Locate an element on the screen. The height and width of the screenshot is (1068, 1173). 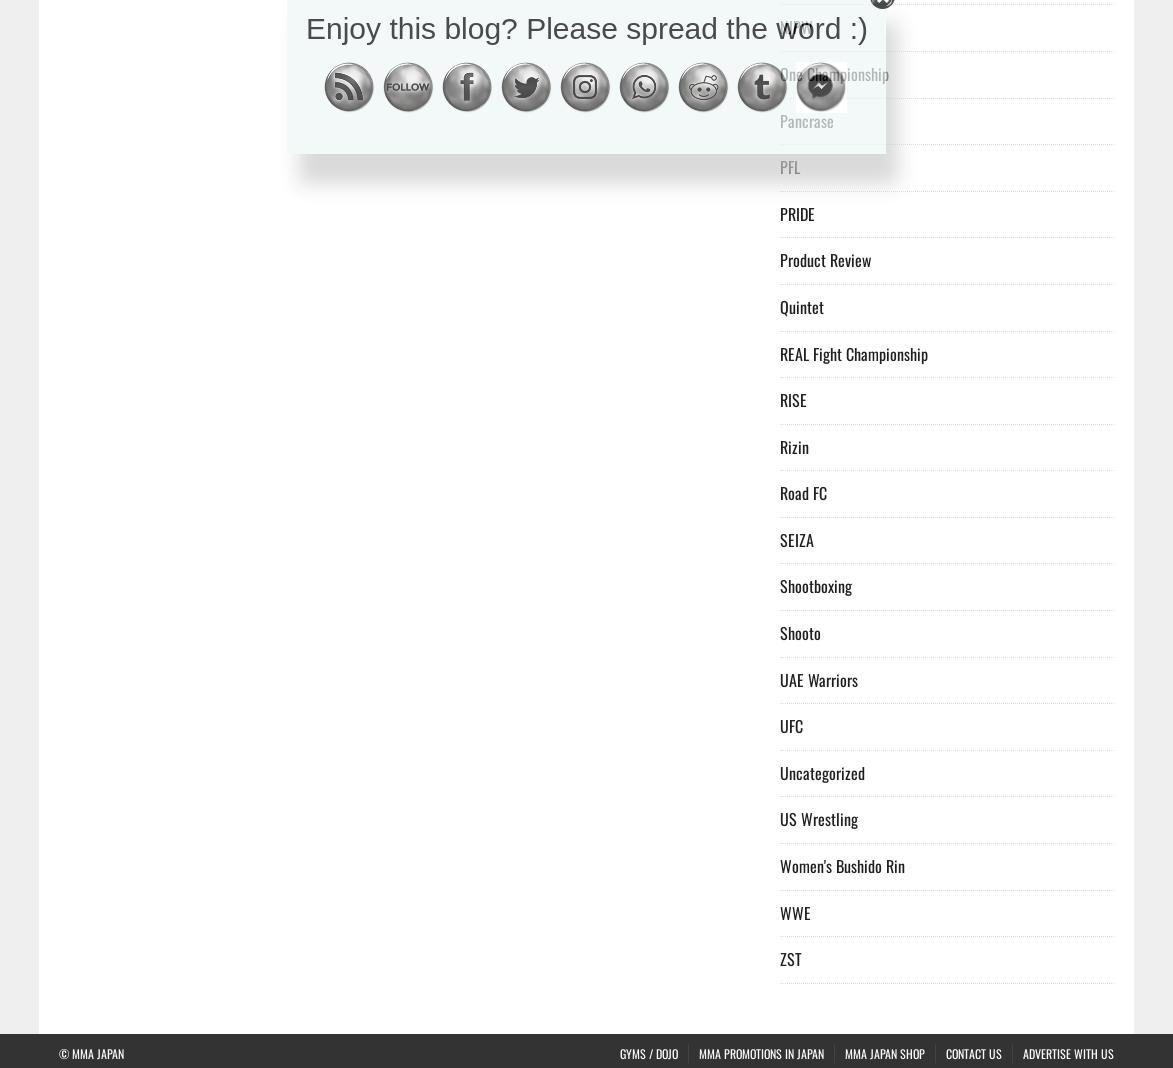
'RISE' is located at coordinates (793, 398).